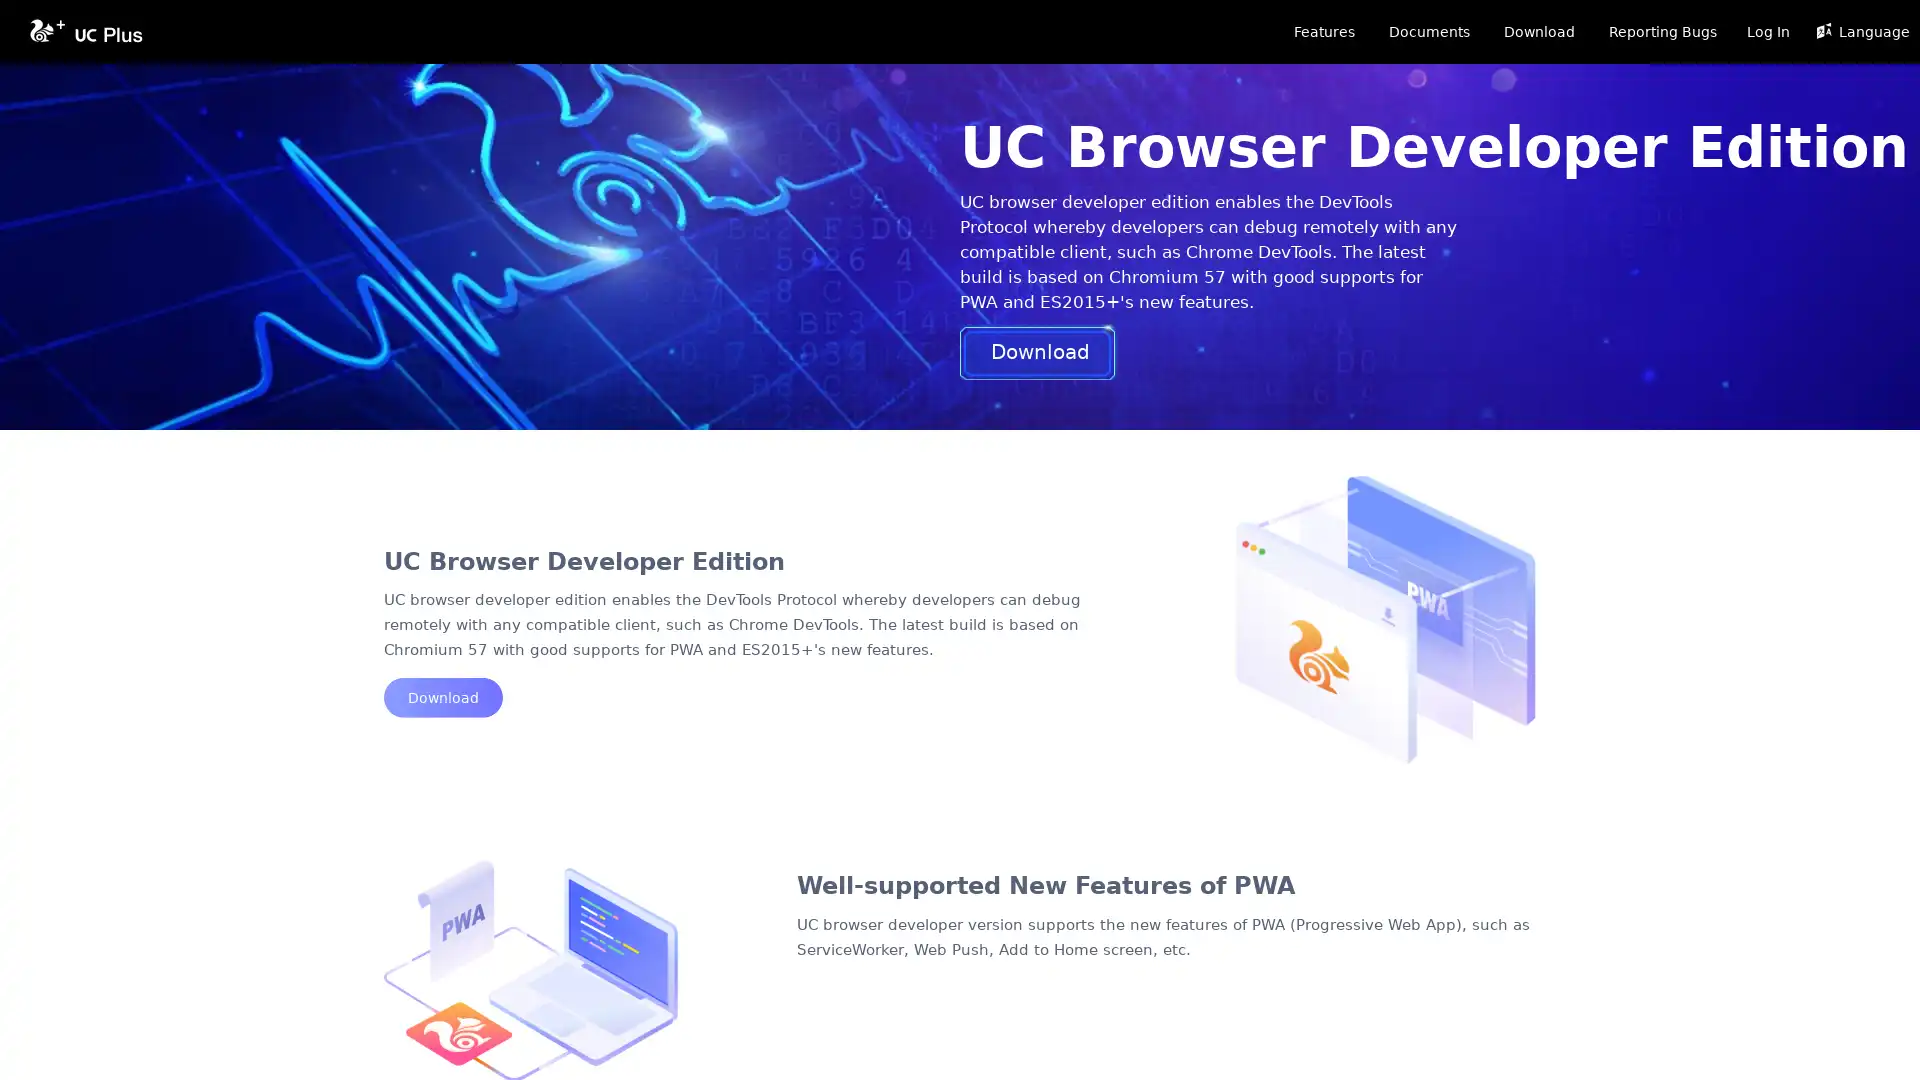 This screenshot has height=1080, width=1920. I want to click on Features, so click(1324, 31).